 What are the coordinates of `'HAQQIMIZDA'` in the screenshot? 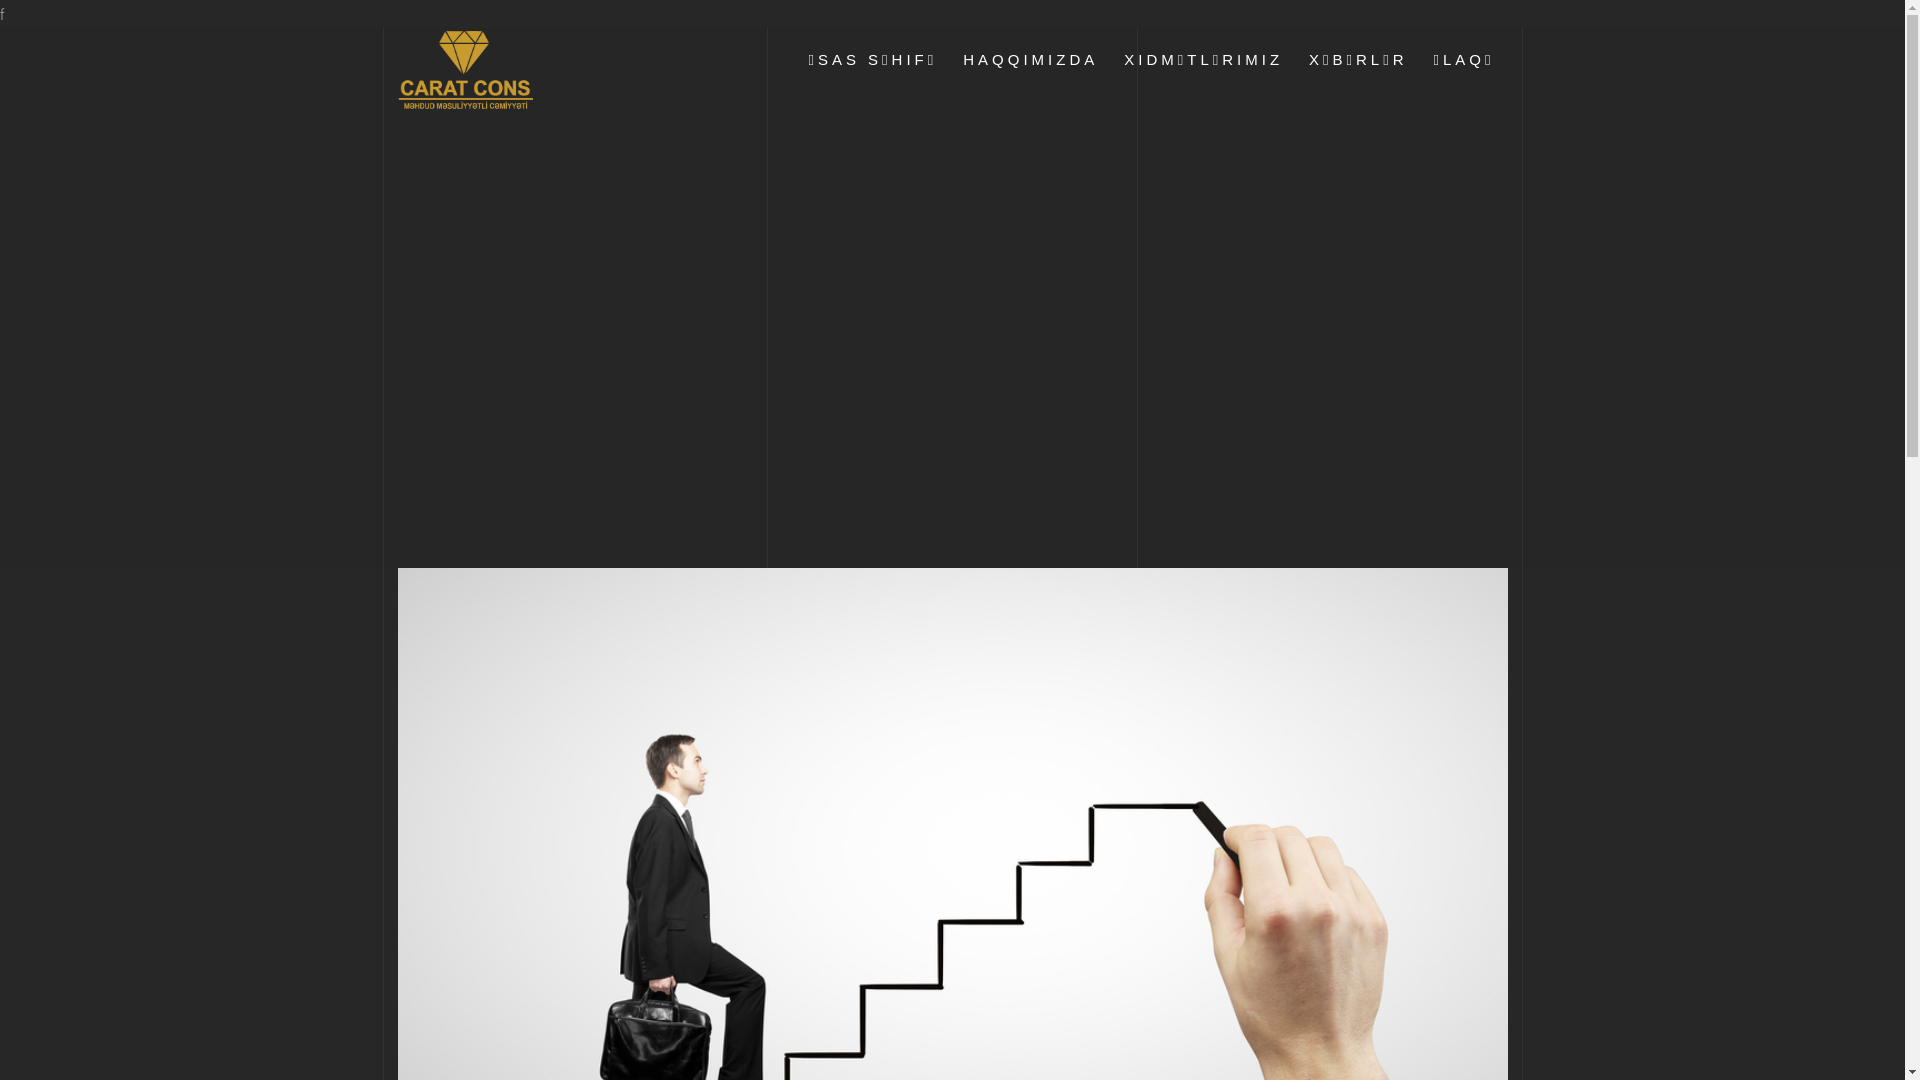 It's located at (1030, 59).